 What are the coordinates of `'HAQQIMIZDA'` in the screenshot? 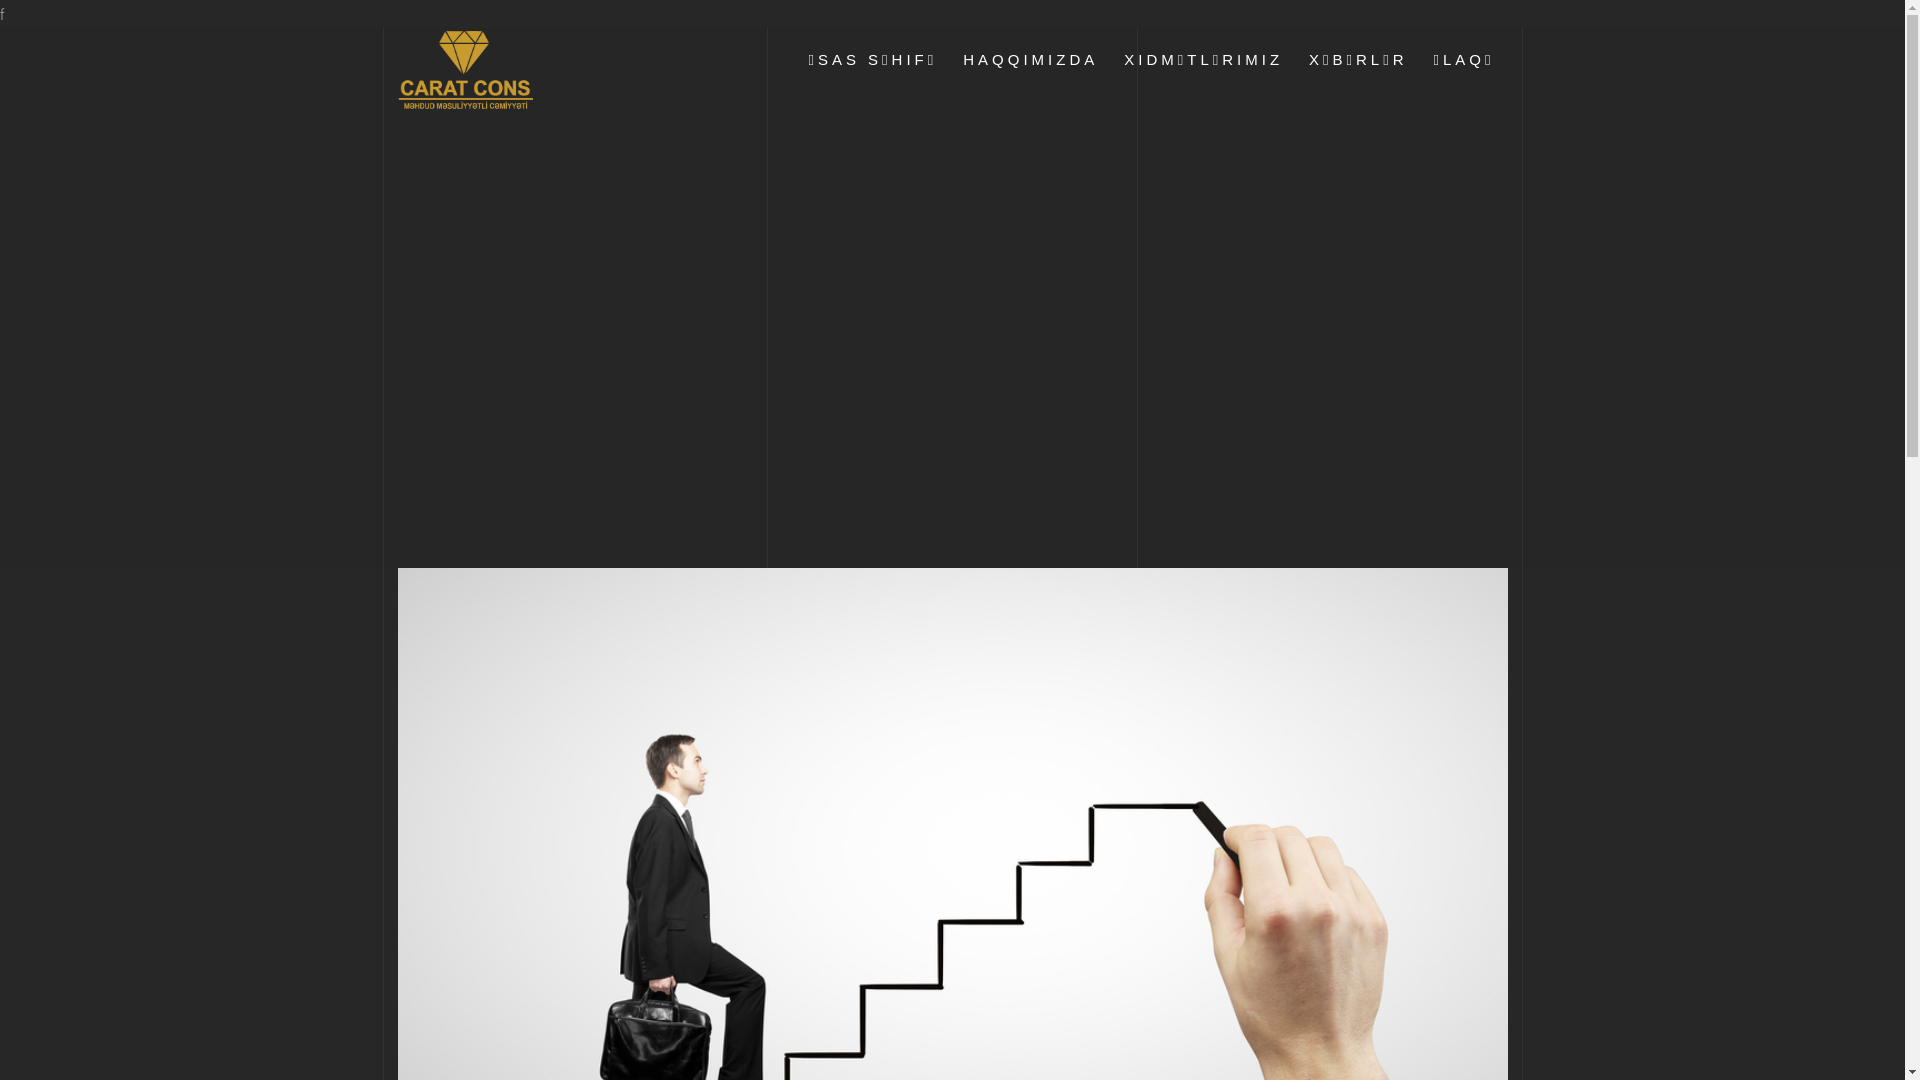 It's located at (1030, 59).